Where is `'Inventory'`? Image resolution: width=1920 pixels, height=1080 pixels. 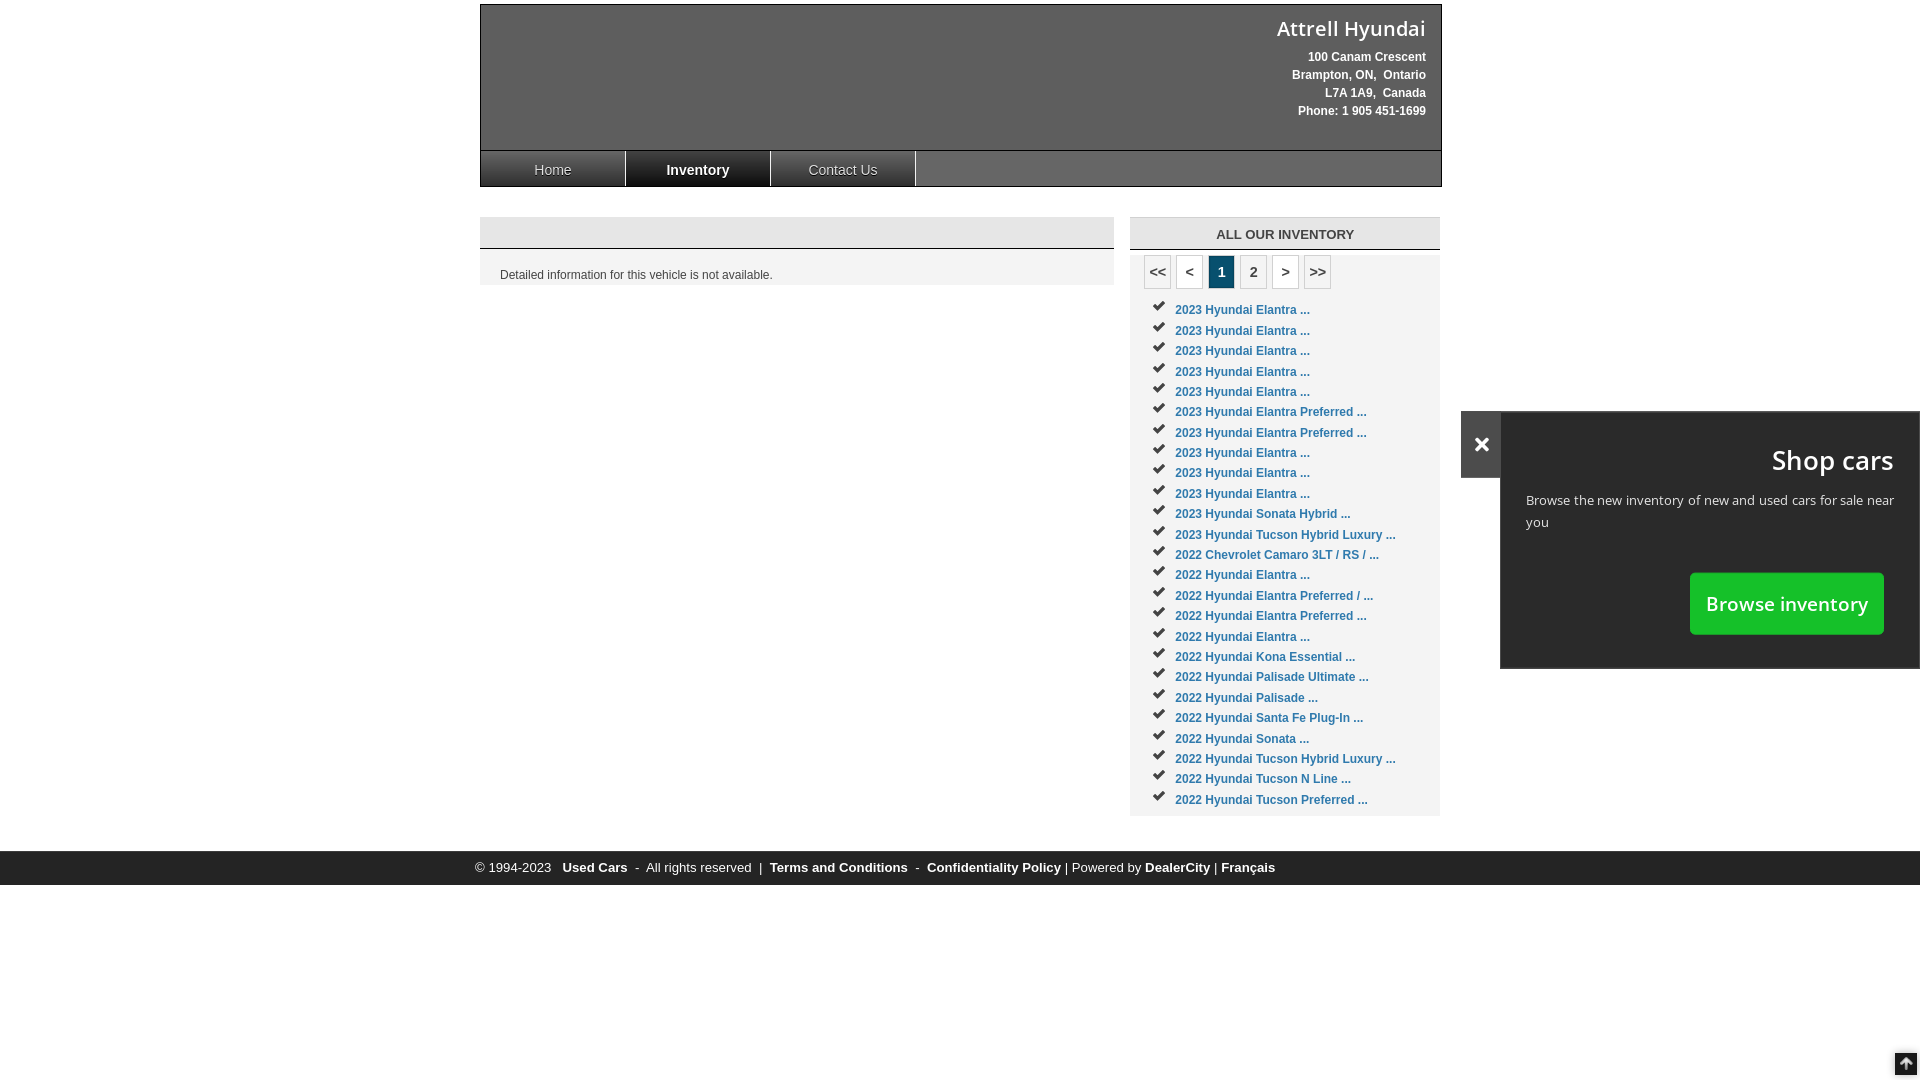 'Inventory' is located at coordinates (698, 167).